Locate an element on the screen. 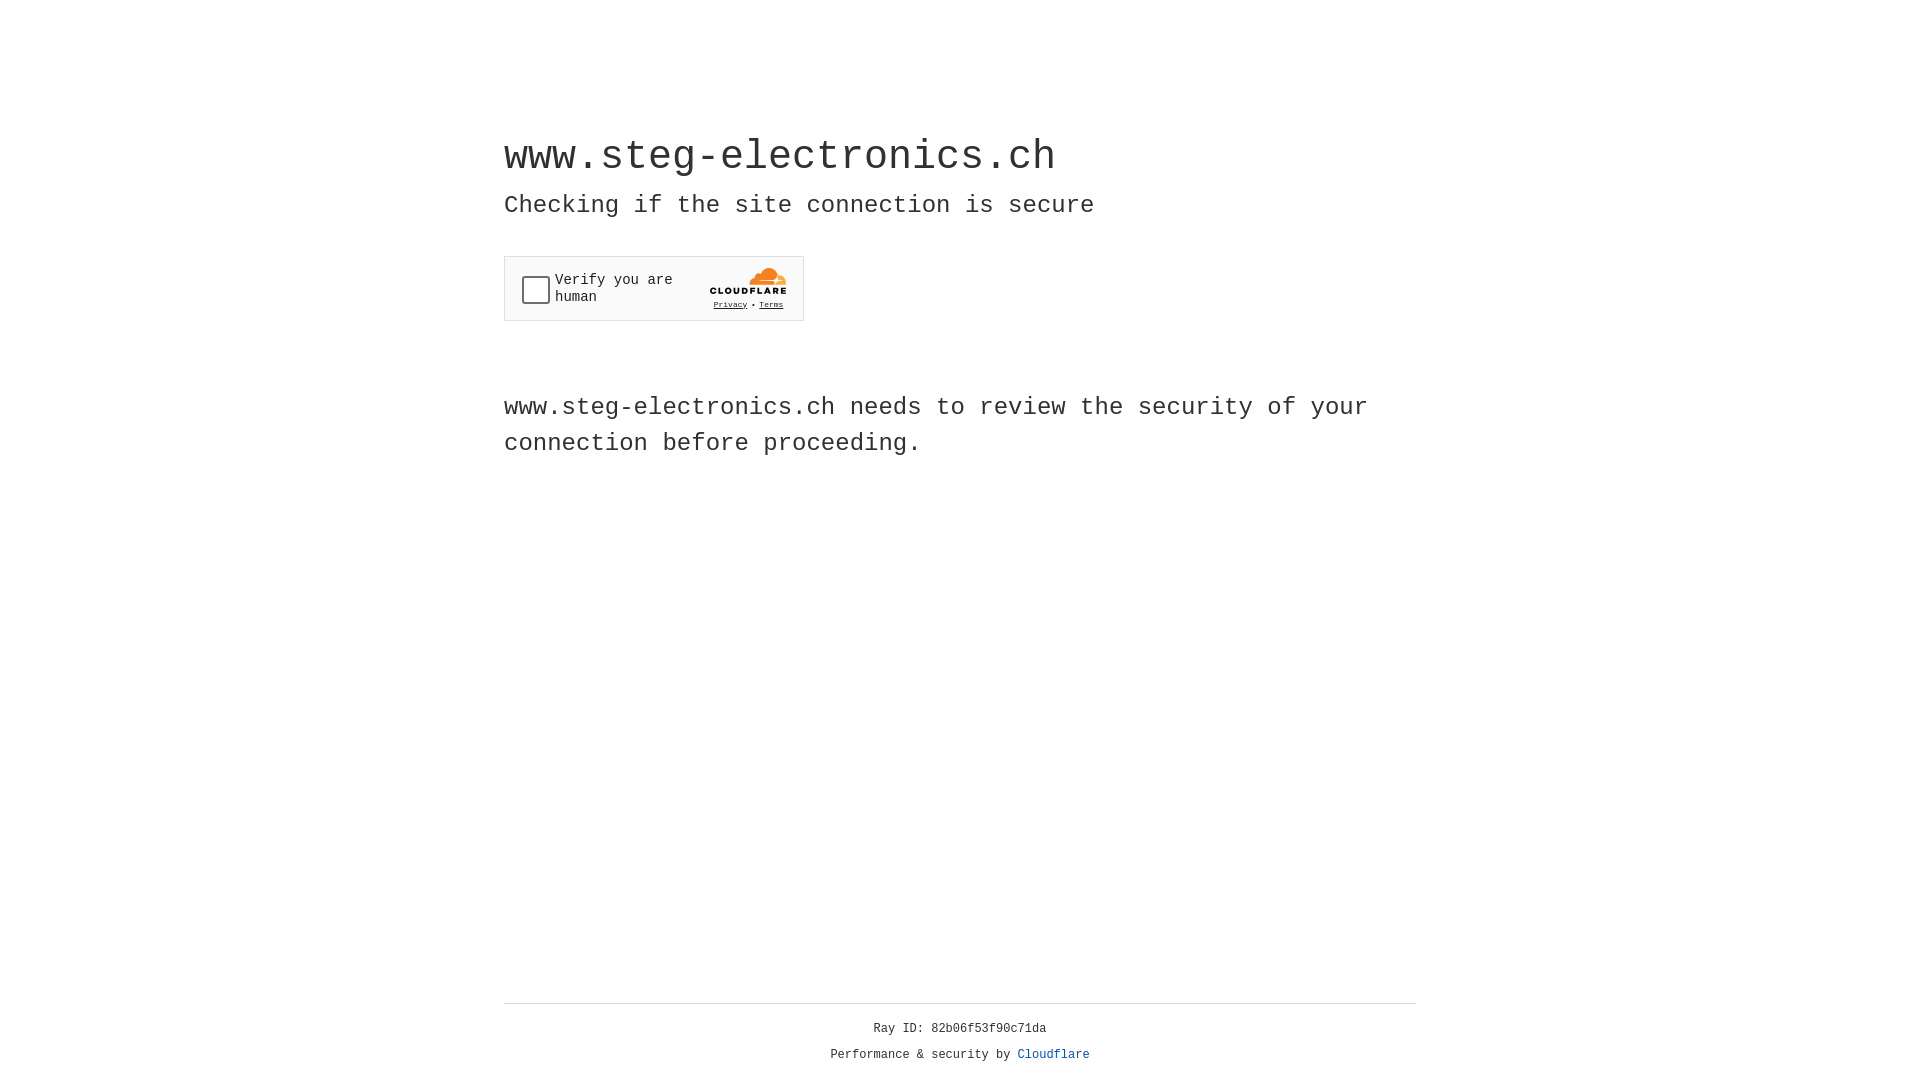 This screenshot has height=1080, width=1920. 'Widget containing a Cloudflare security challenge' is located at coordinates (653, 288).